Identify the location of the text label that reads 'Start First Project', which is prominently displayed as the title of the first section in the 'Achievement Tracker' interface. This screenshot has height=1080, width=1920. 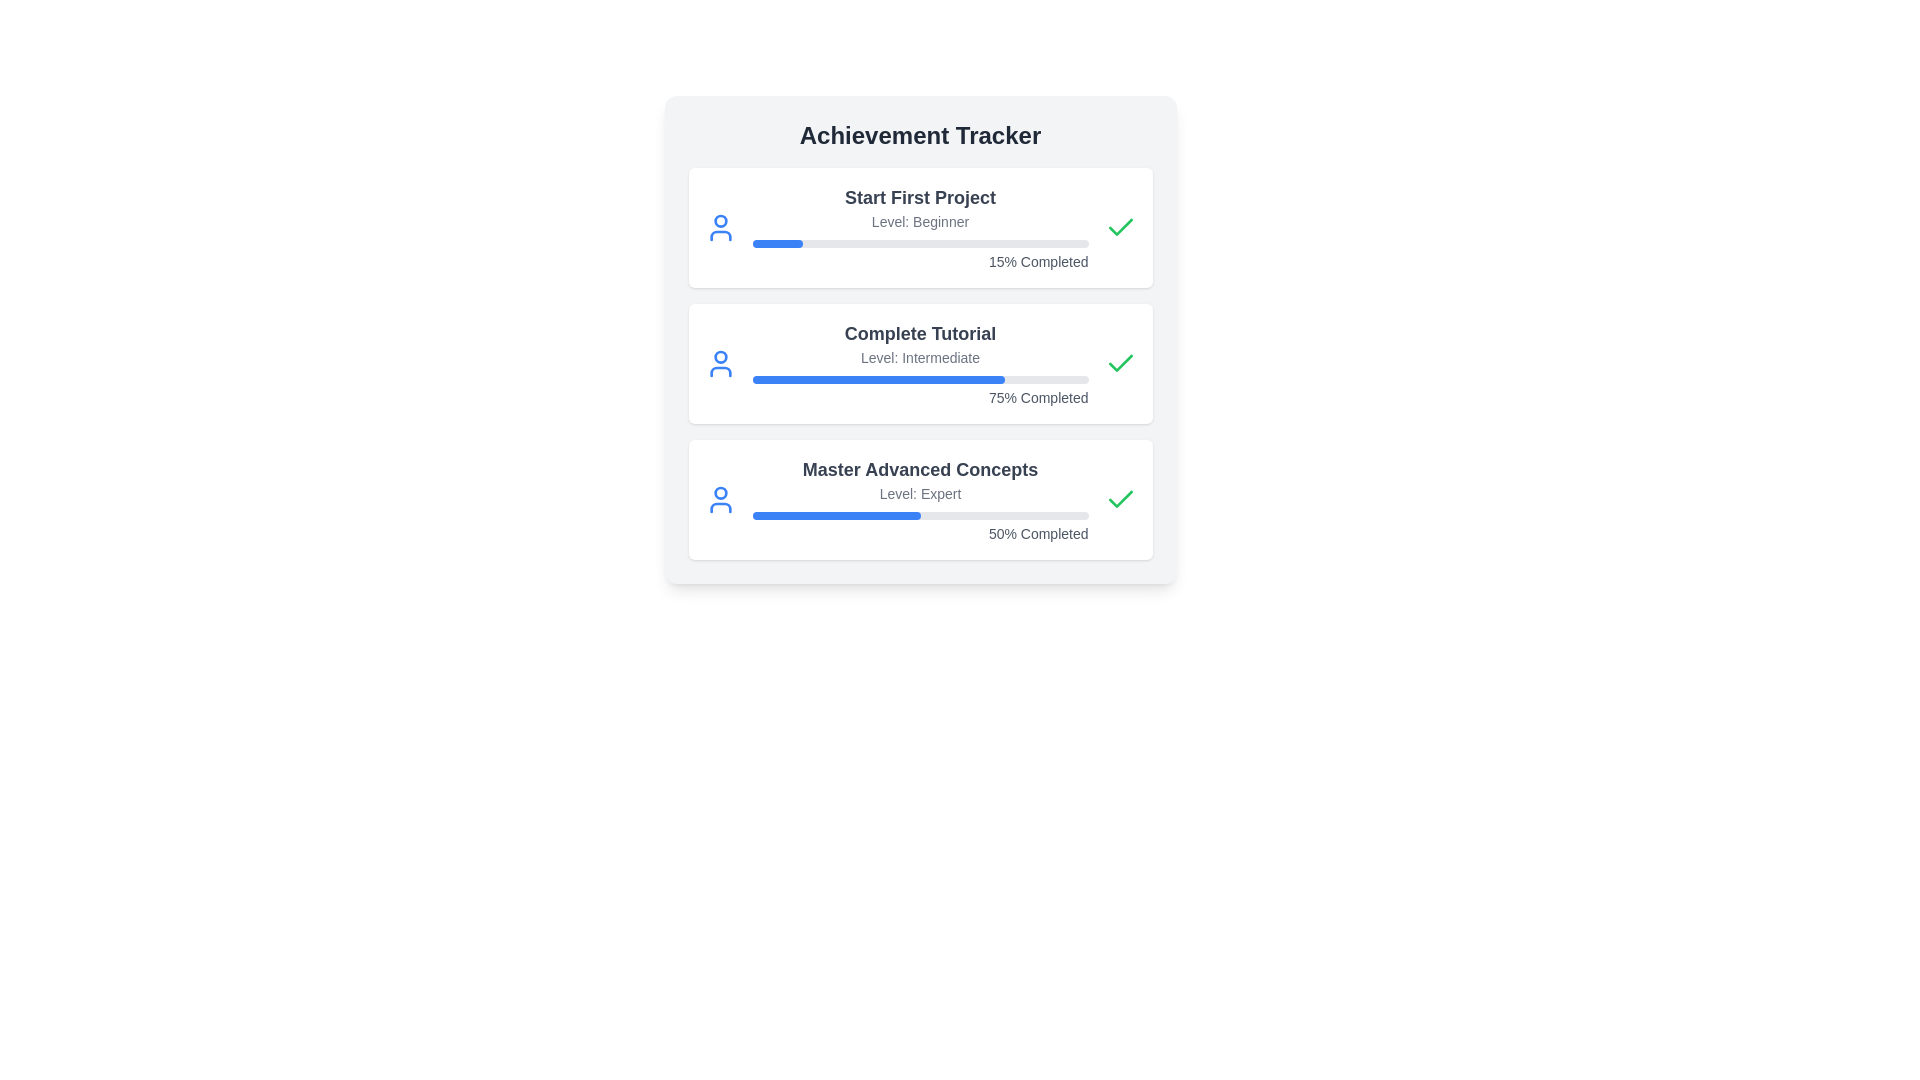
(919, 197).